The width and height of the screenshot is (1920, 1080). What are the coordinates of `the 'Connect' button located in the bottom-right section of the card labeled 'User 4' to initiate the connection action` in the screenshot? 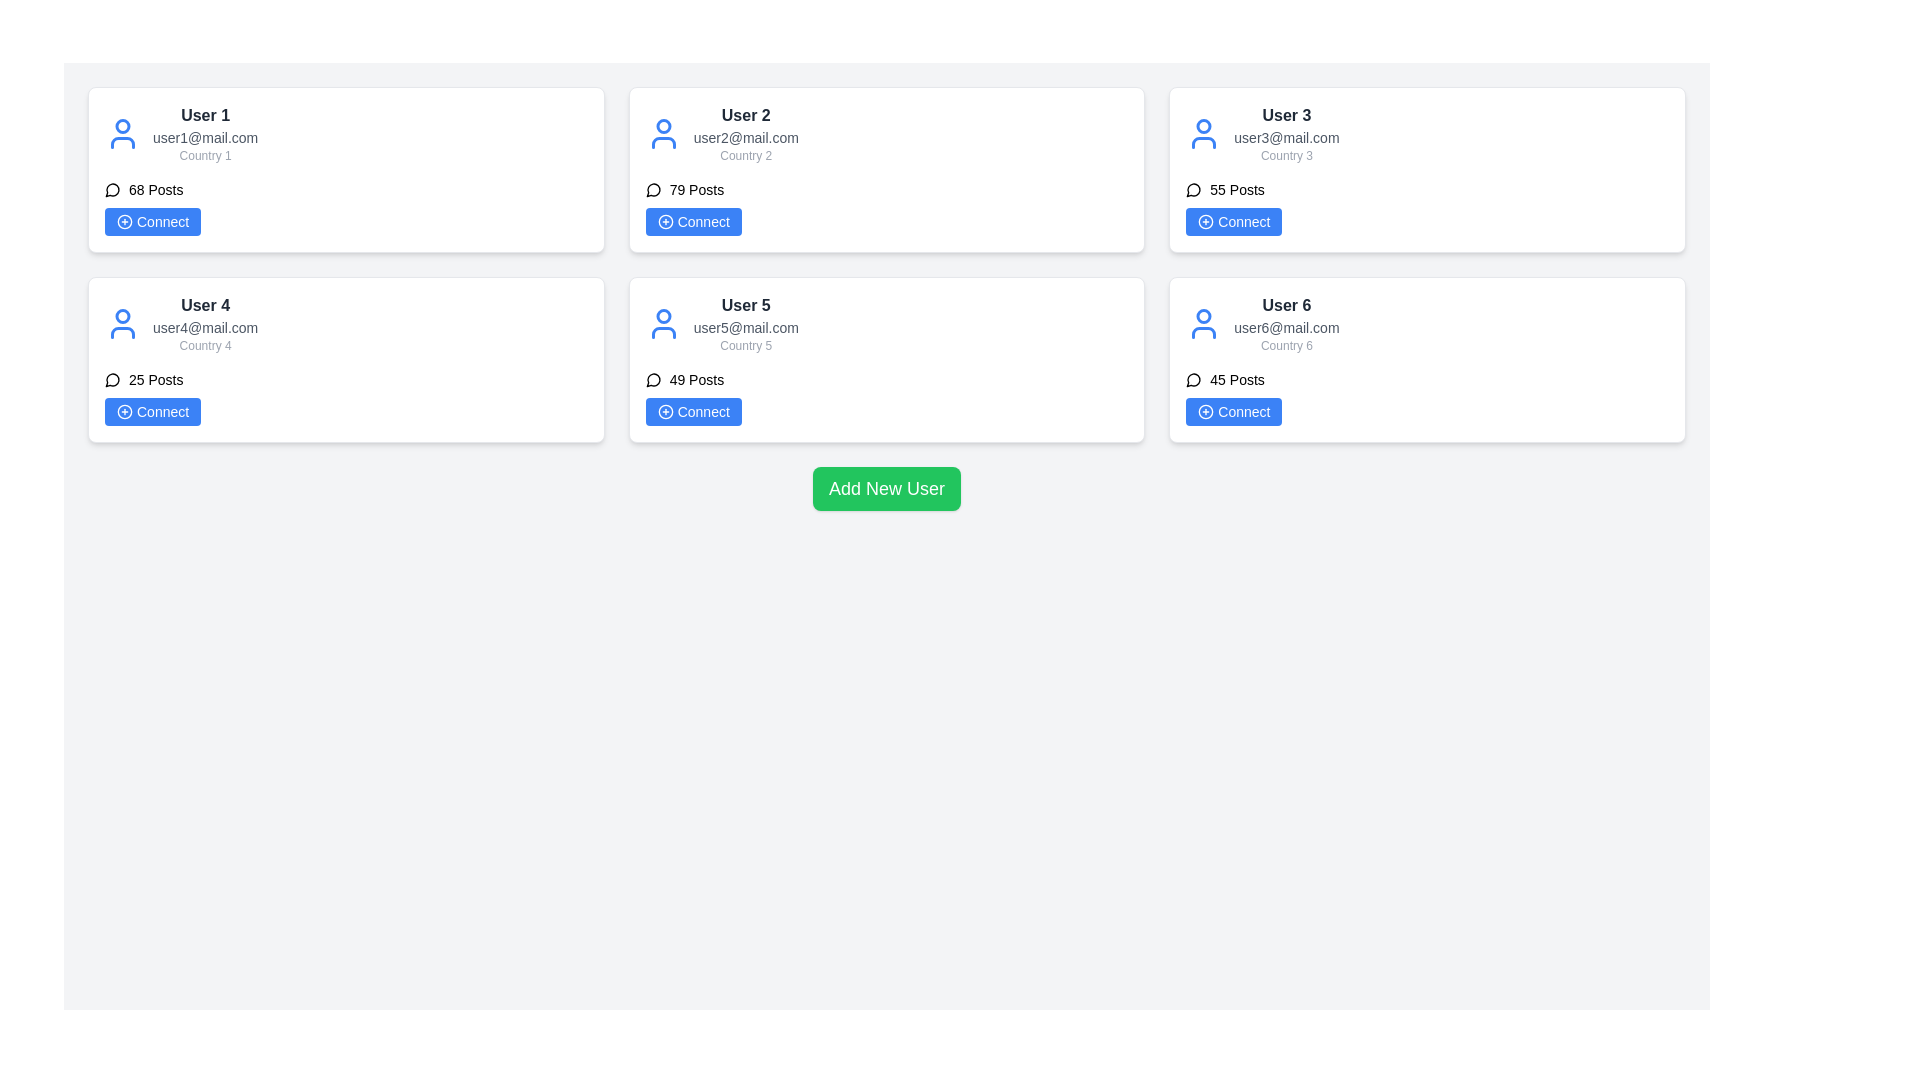 It's located at (152, 411).